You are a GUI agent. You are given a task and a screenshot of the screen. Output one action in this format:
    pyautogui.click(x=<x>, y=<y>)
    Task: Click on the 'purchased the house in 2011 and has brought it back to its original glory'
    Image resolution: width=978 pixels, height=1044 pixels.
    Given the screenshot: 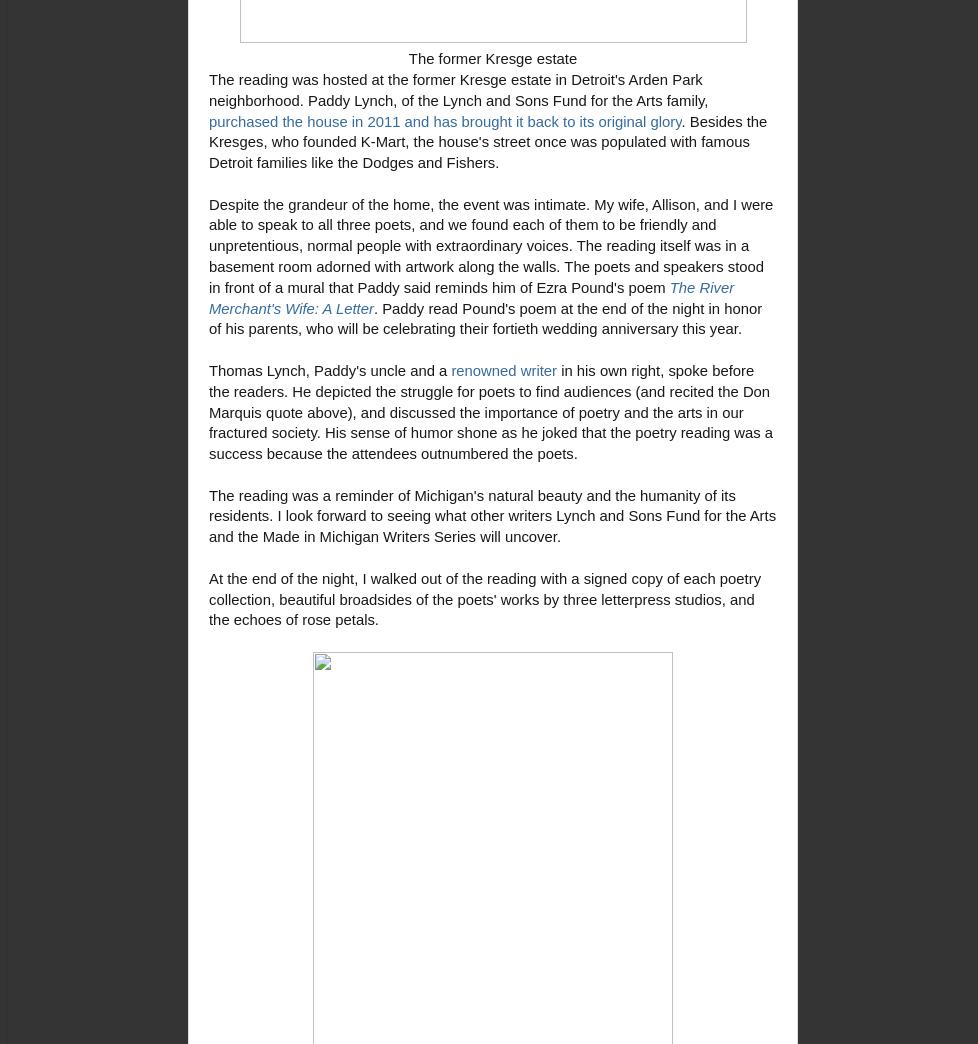 What is the action you would take?
    pyautogui.click(x=443, y=120)
    